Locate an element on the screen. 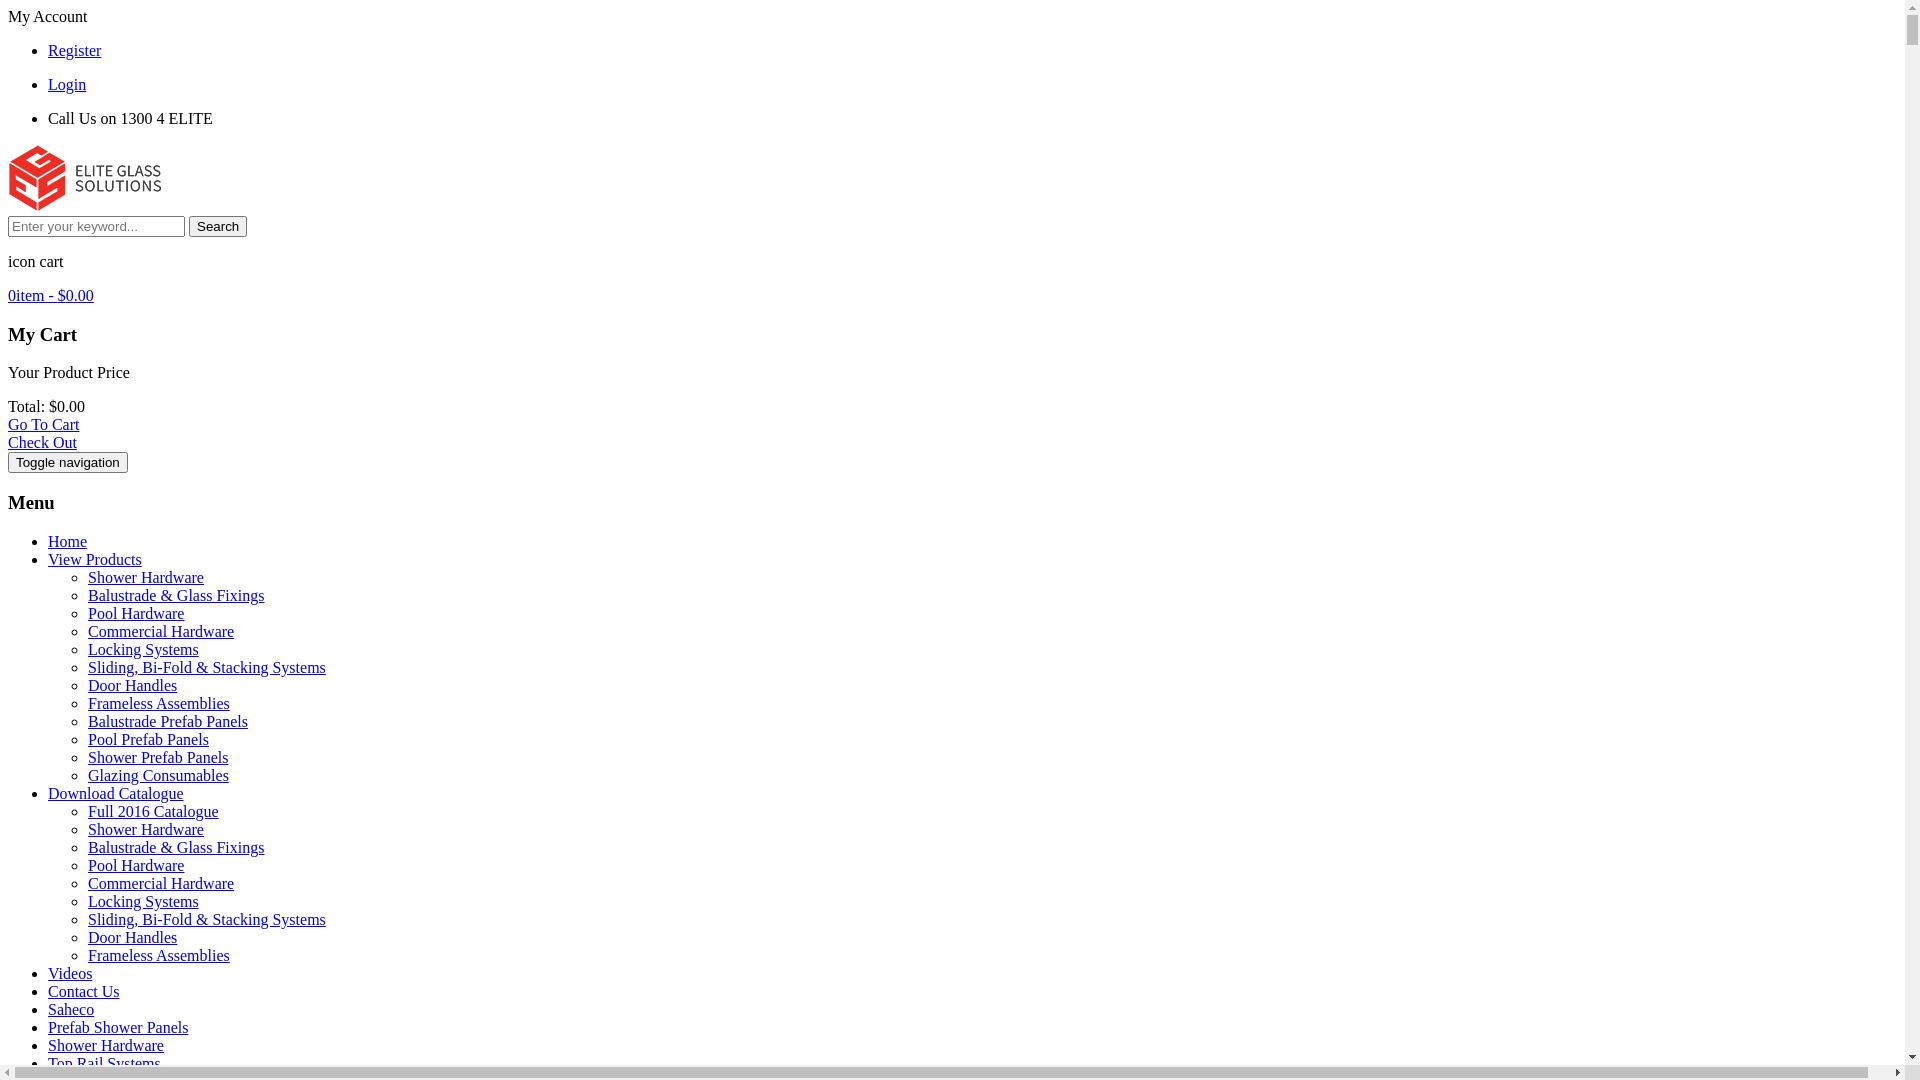  'Locking Systems' is located at coordinates (86, 901).